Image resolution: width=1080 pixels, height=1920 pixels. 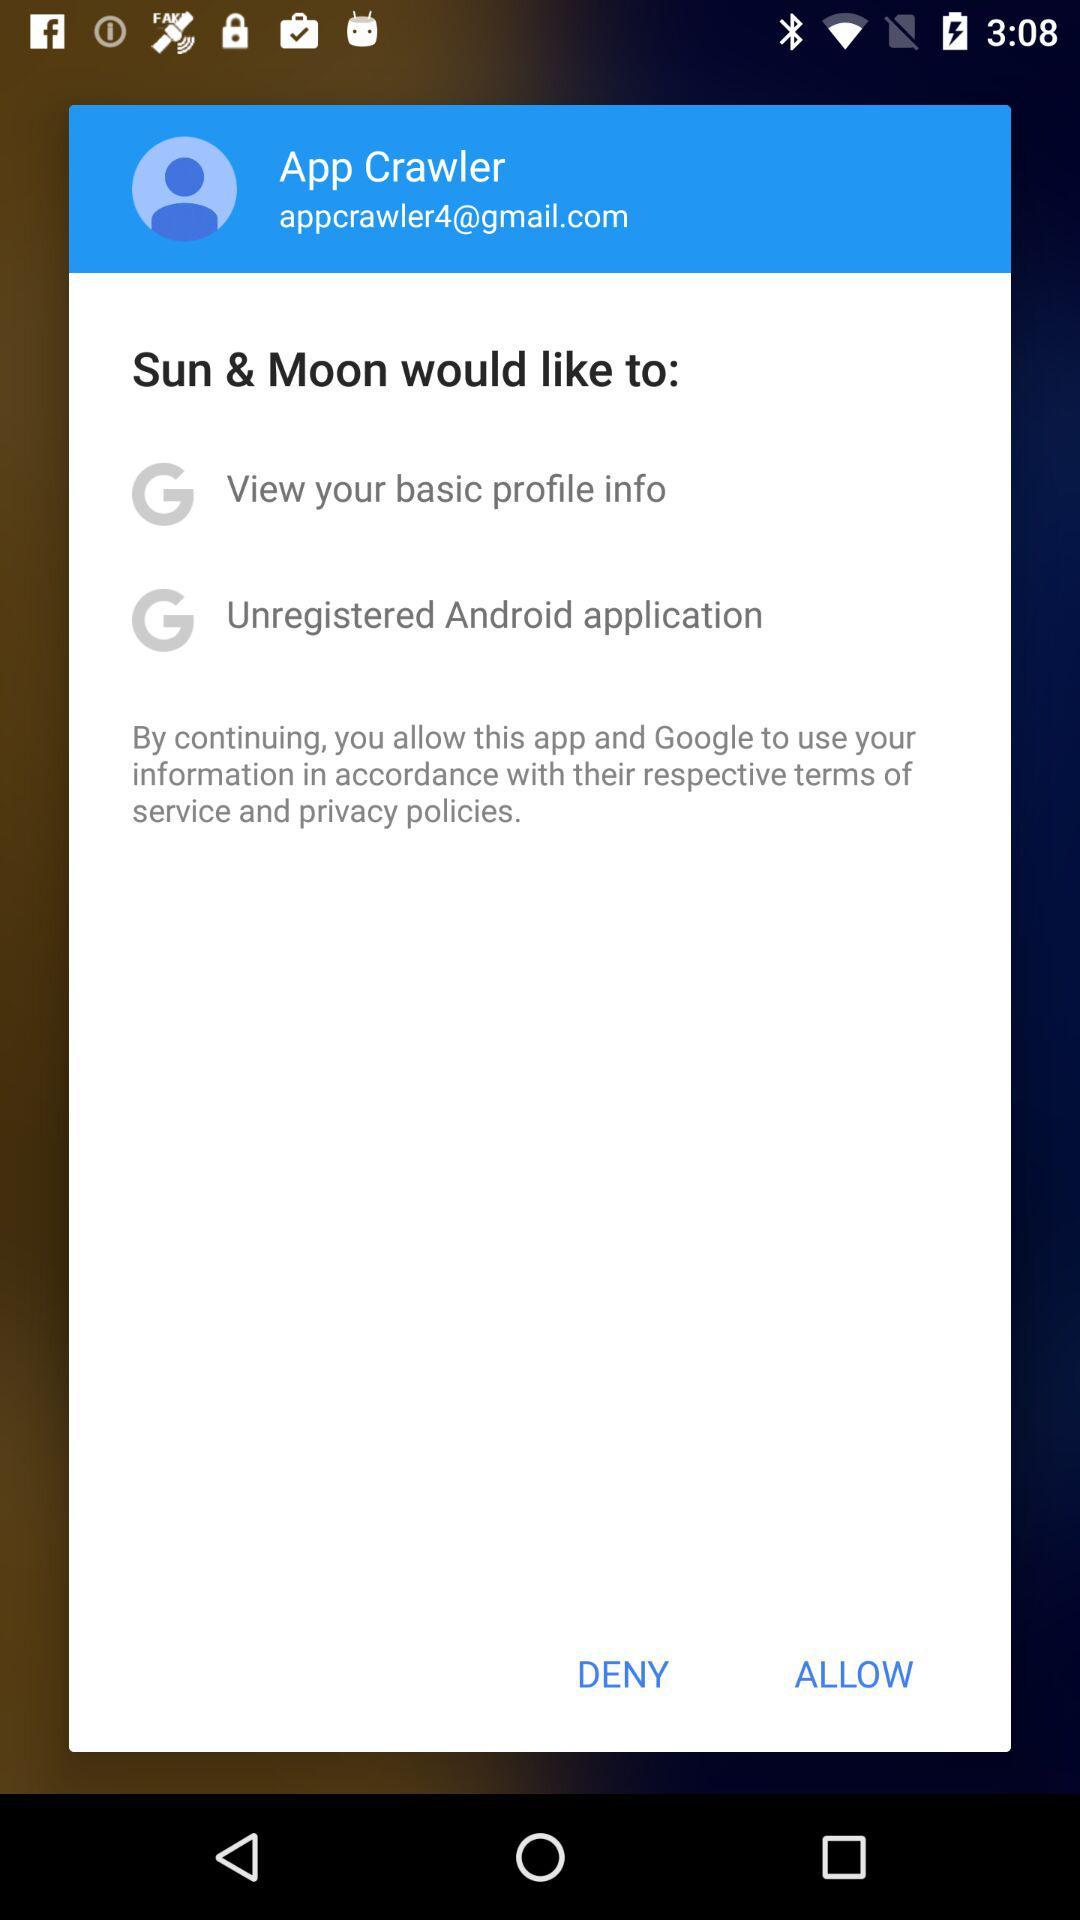 What do you see at coordinates (392, 164) in the screenshot?
I see `the icon above appcrawler4@gmail.com` at bounding box center [392, 164].